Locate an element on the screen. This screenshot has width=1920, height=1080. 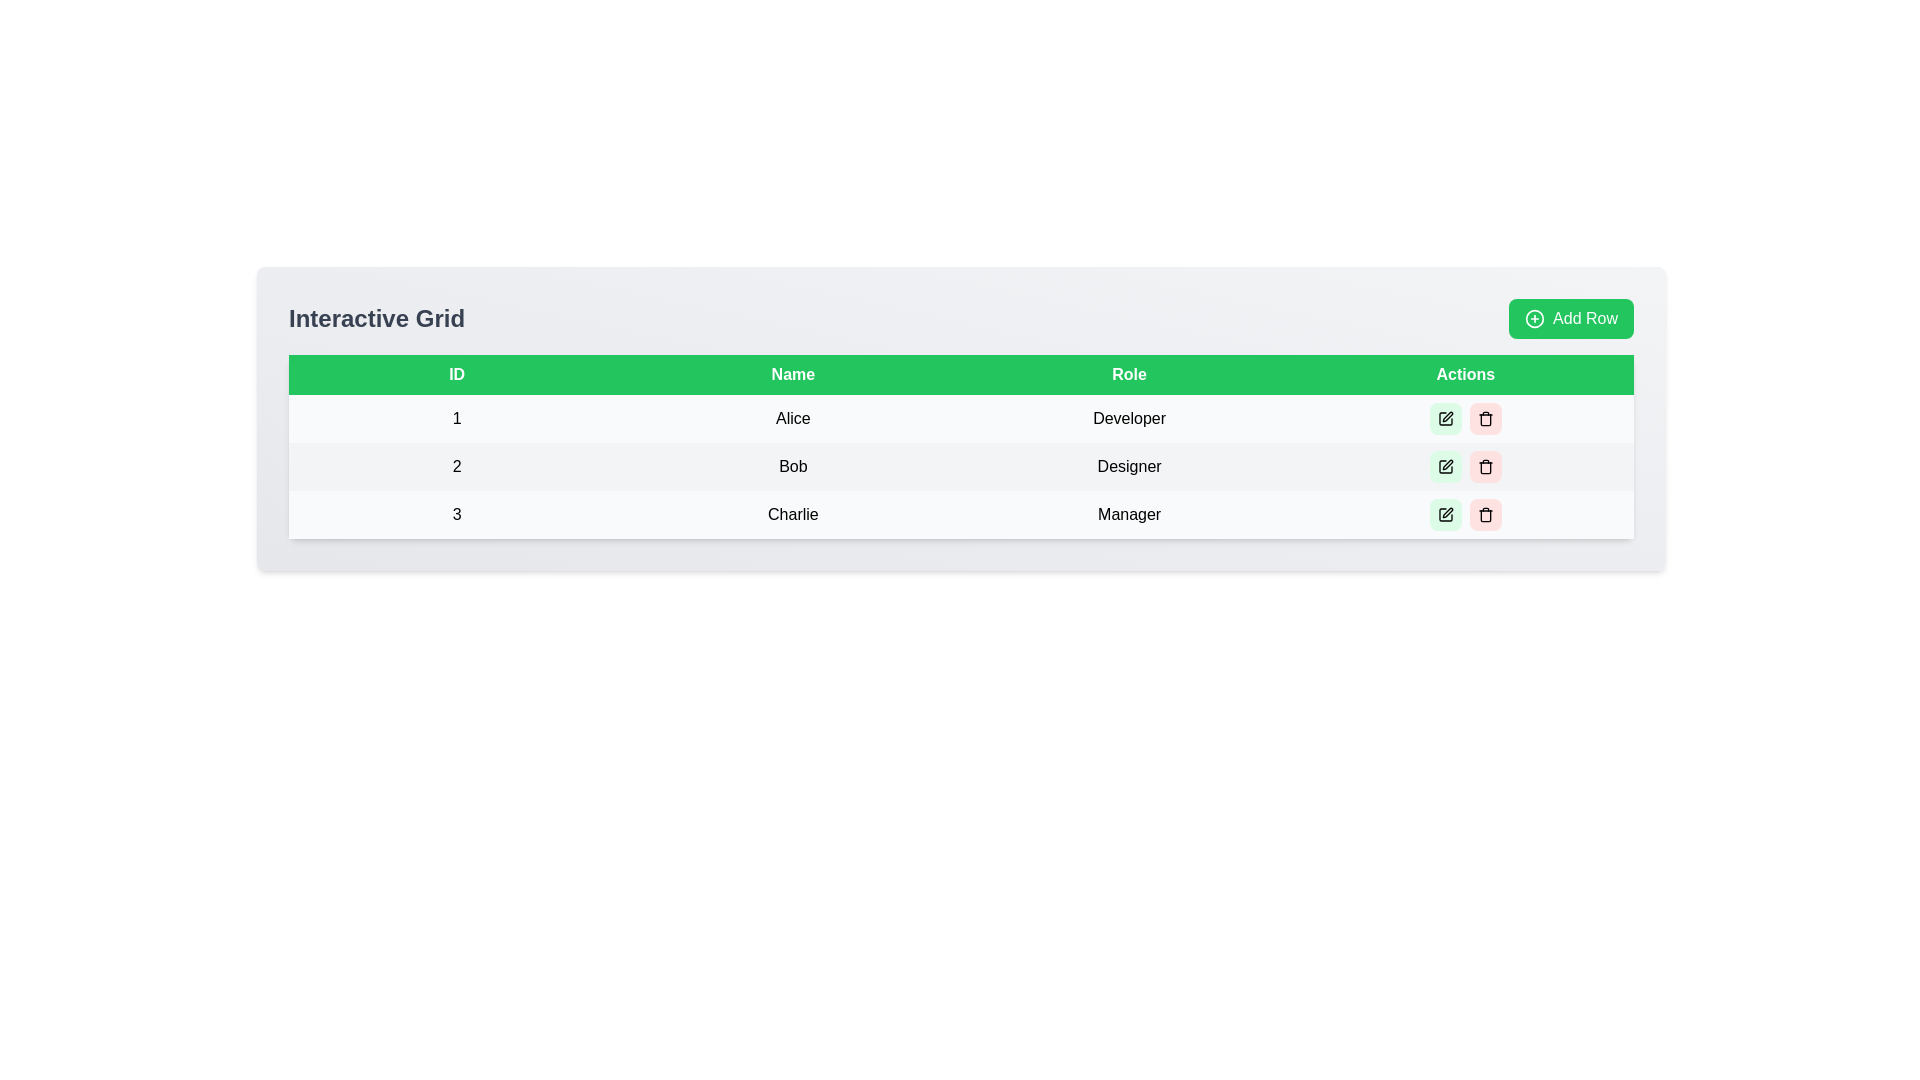
the Icon button for editing in the Actions column of the grid corresponding to user 'Charlie' is located at coordinates (1447, 512).